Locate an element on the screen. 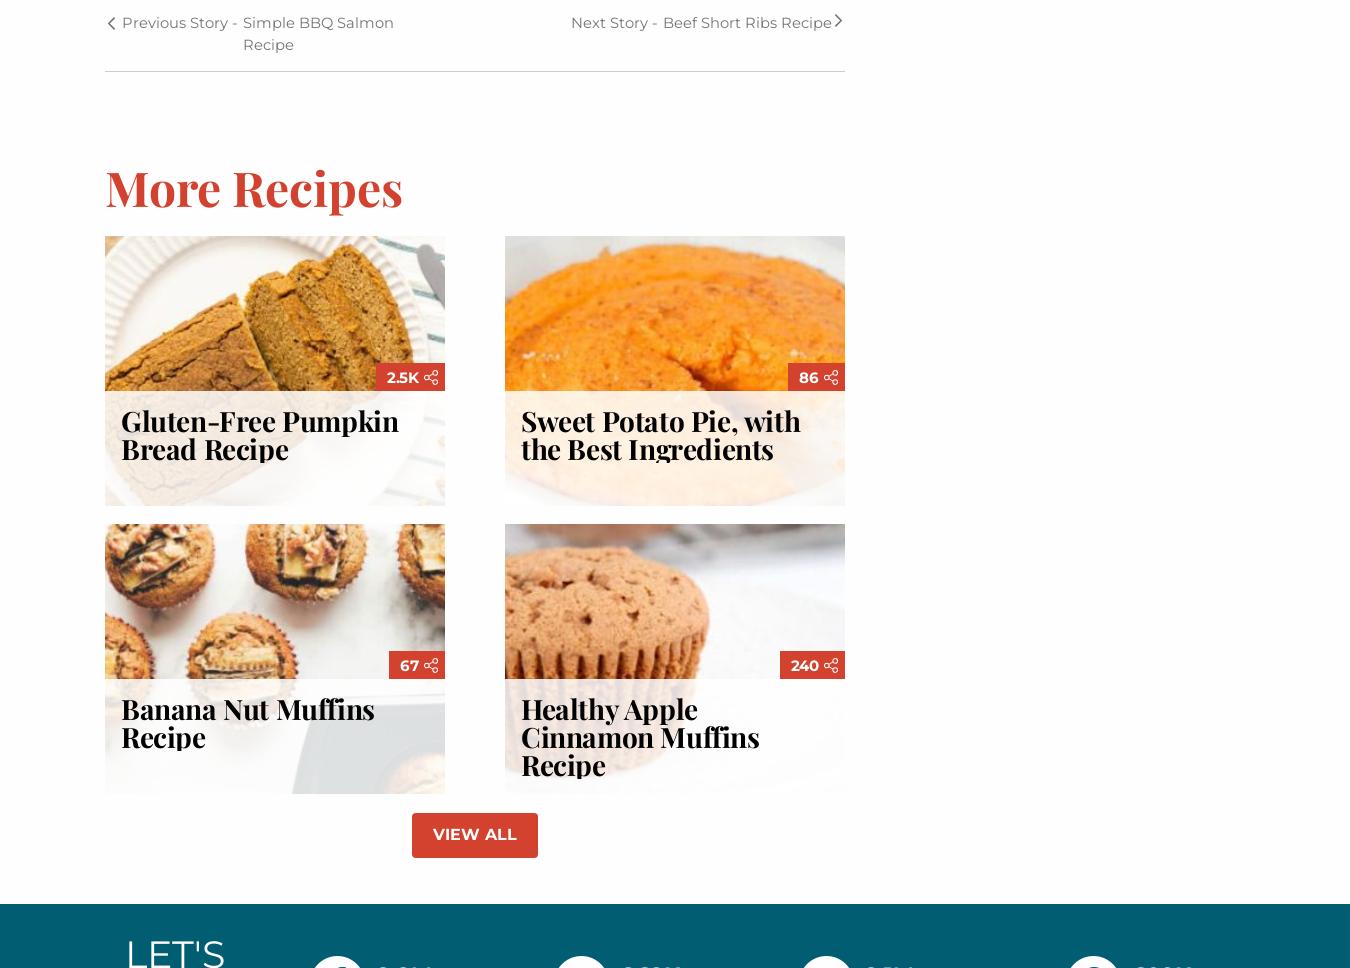 The height and width of the screenshot is (968, 1350). 'Beef Short Ribs Recipe' is located at coordinates (746, 21).